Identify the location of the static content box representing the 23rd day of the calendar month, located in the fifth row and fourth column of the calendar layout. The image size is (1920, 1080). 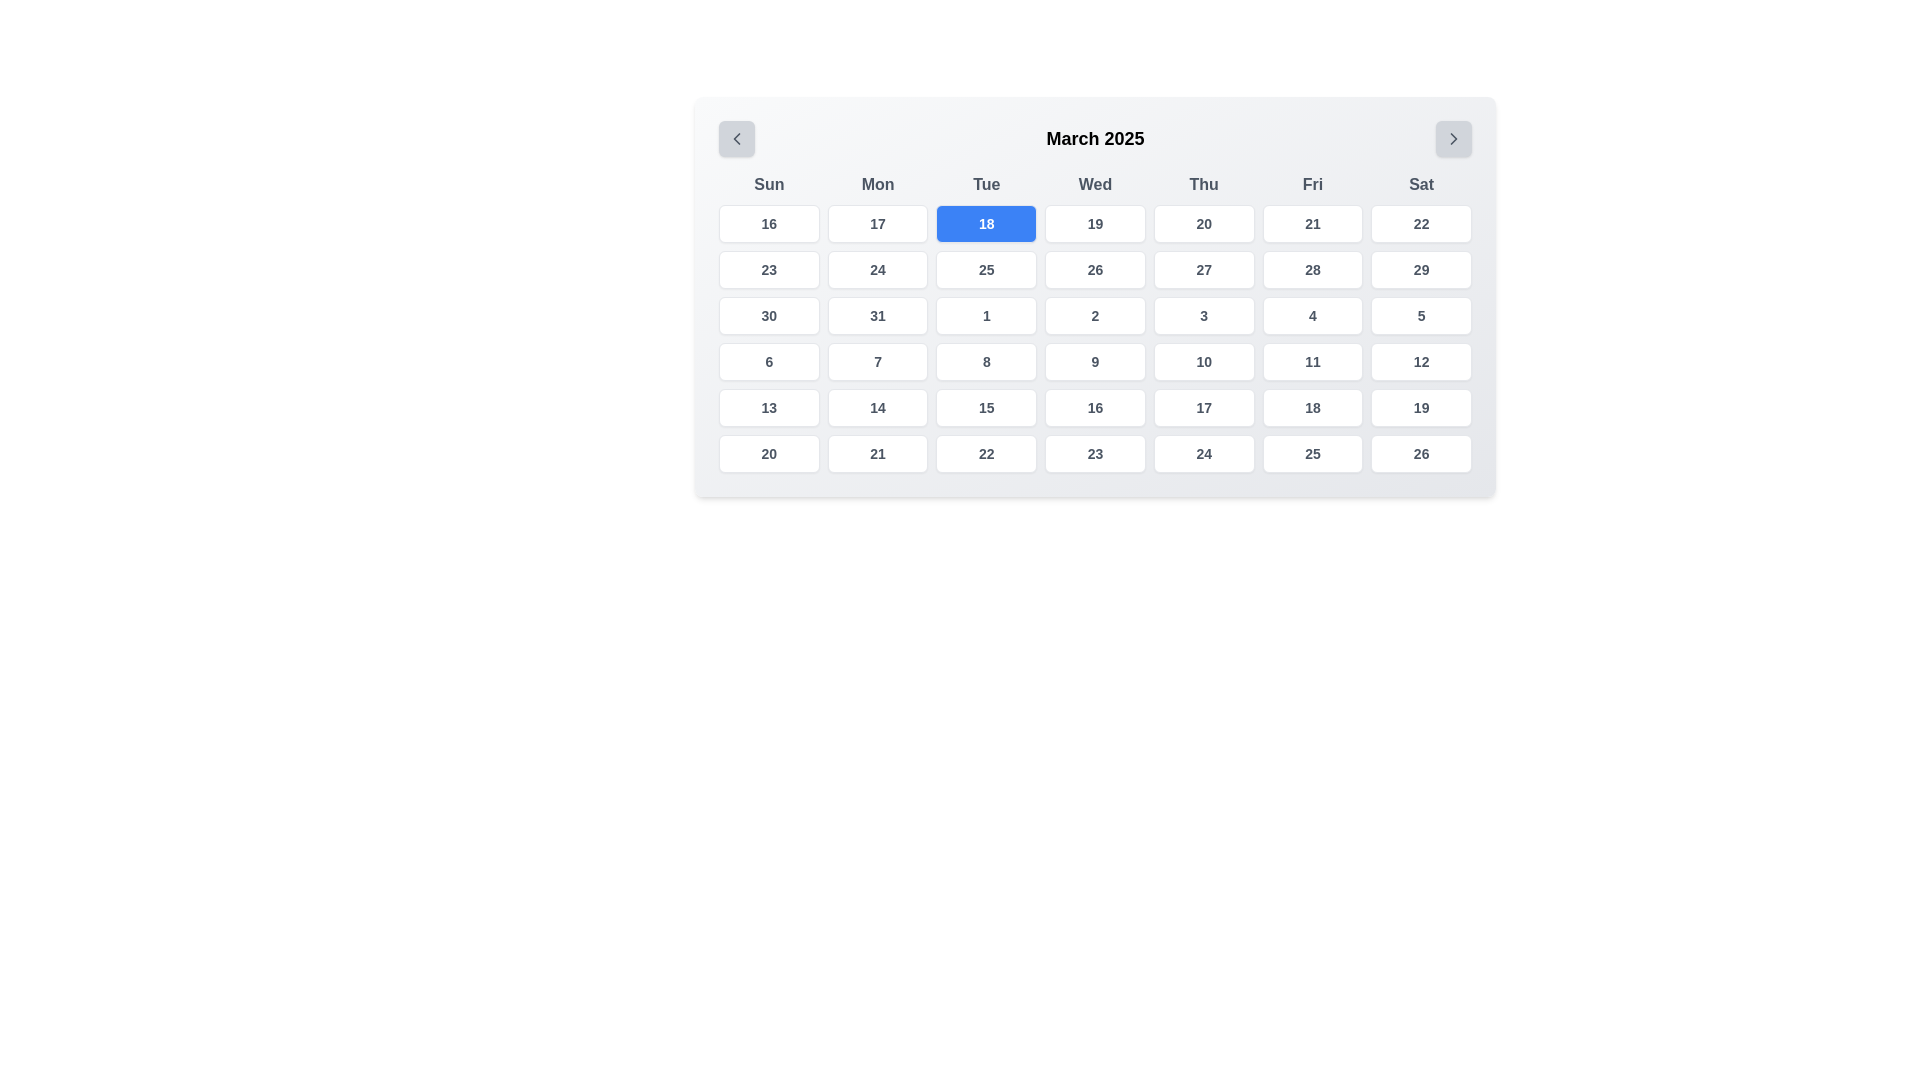
(1094, 454).